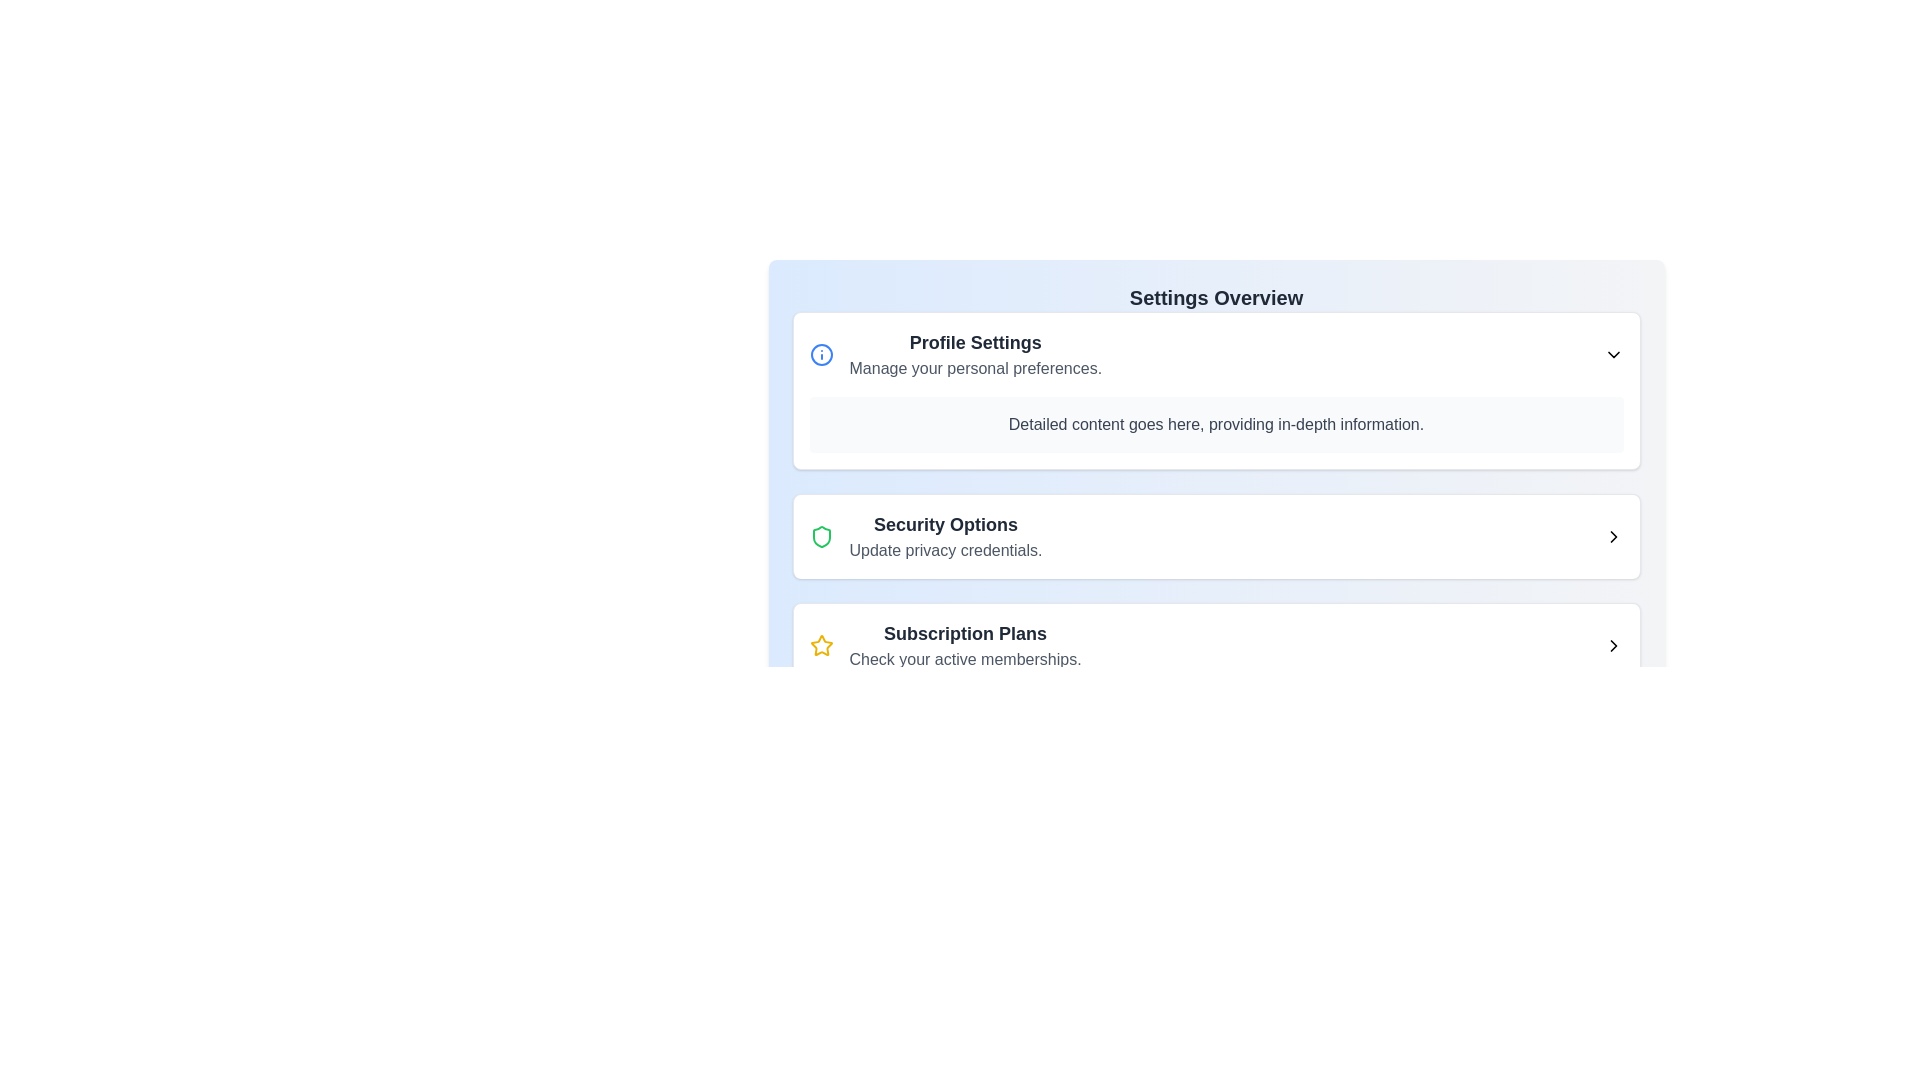 The height and width of the screenshot is (1080, 1920). Describe the element at coordinates (954, 353) in the screenshot. I see `the first list item` at that location.